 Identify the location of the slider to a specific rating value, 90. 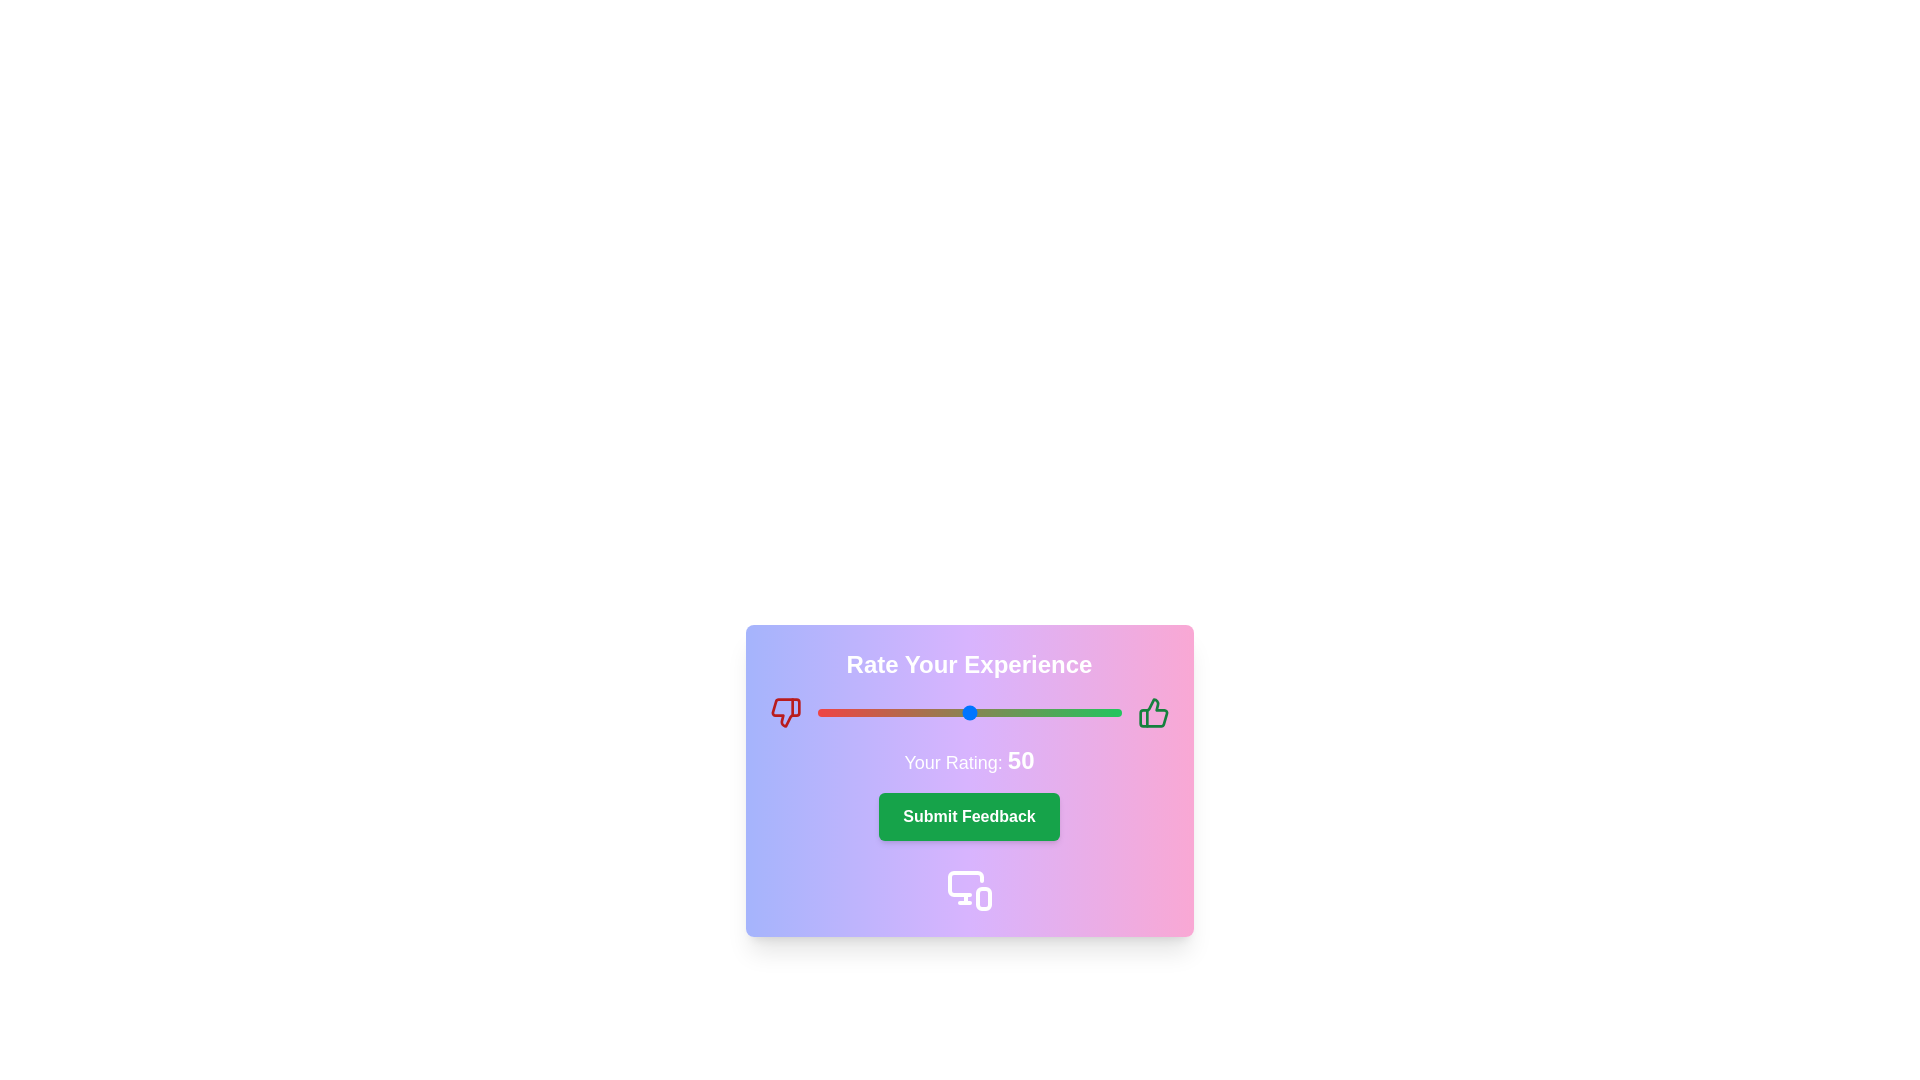
(1090, 712).